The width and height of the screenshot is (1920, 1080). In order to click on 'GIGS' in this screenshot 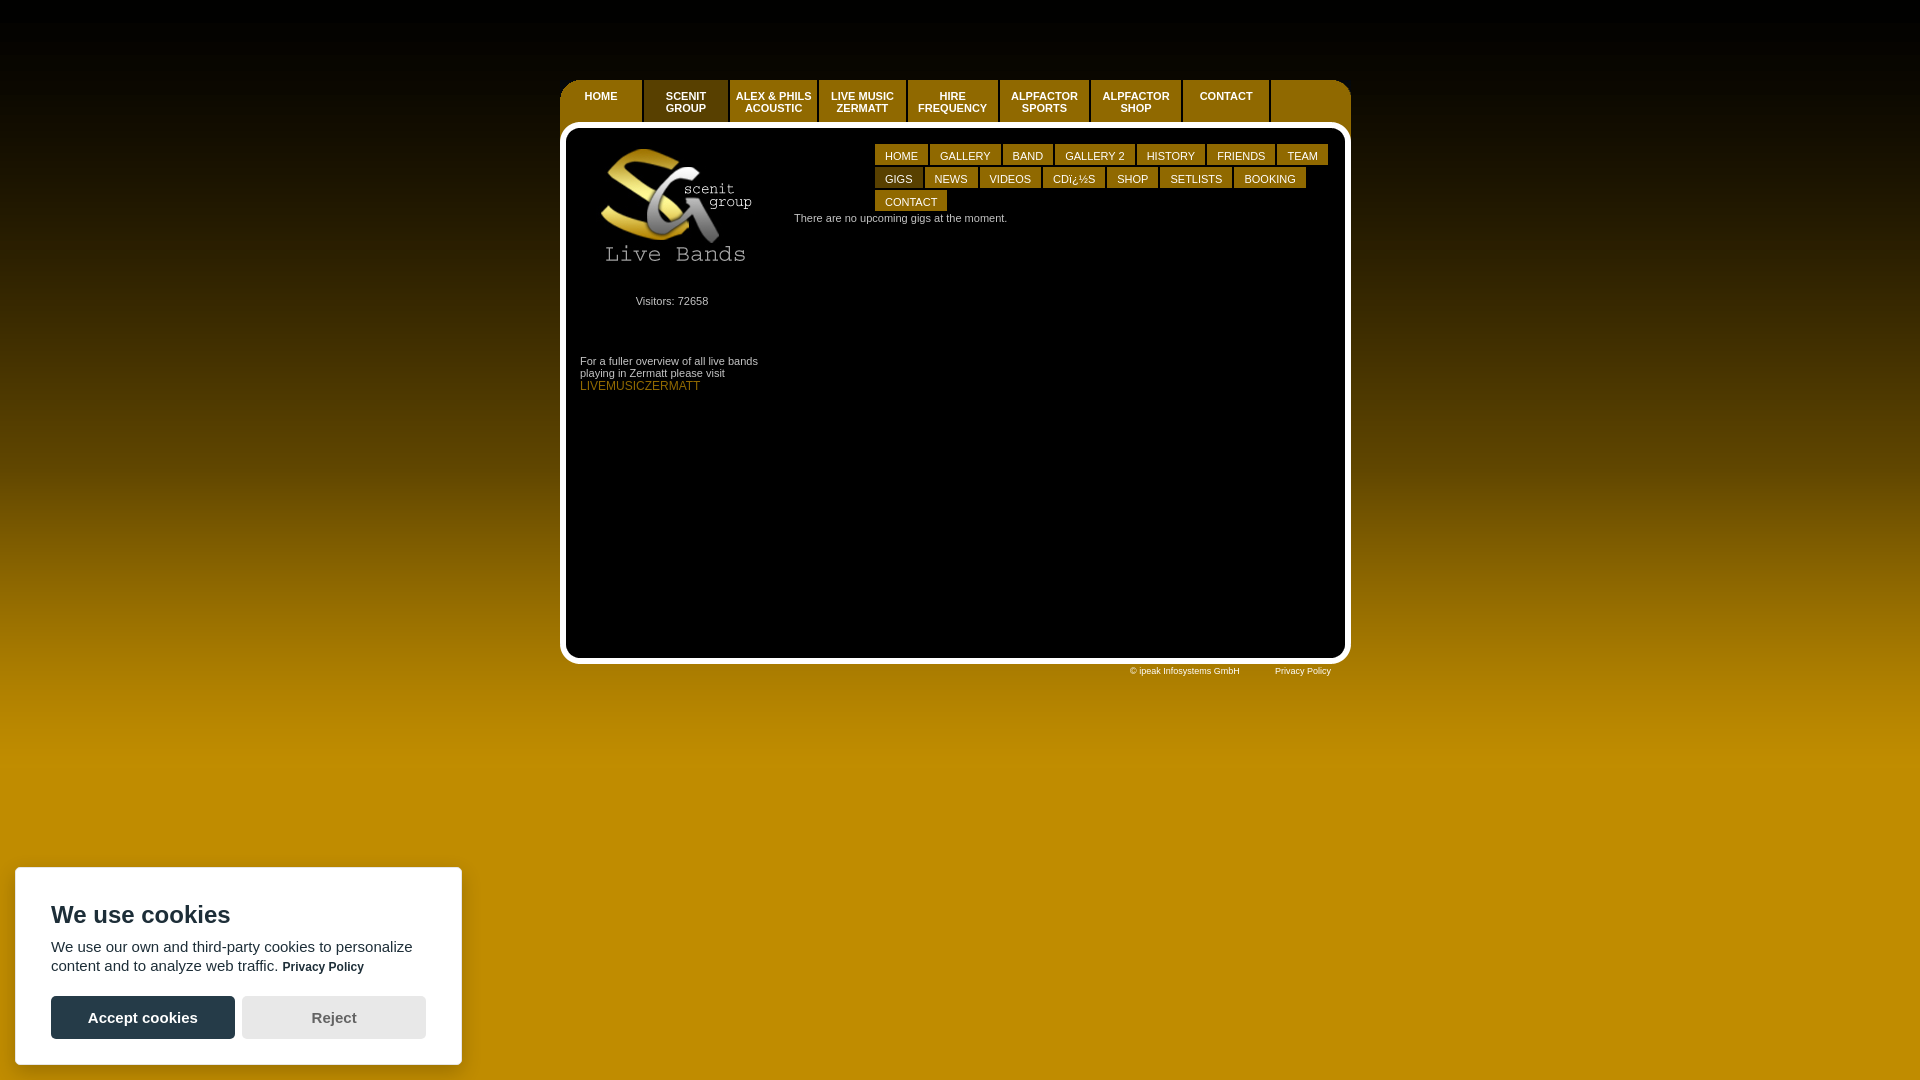, I will do `click(897, 177)`.